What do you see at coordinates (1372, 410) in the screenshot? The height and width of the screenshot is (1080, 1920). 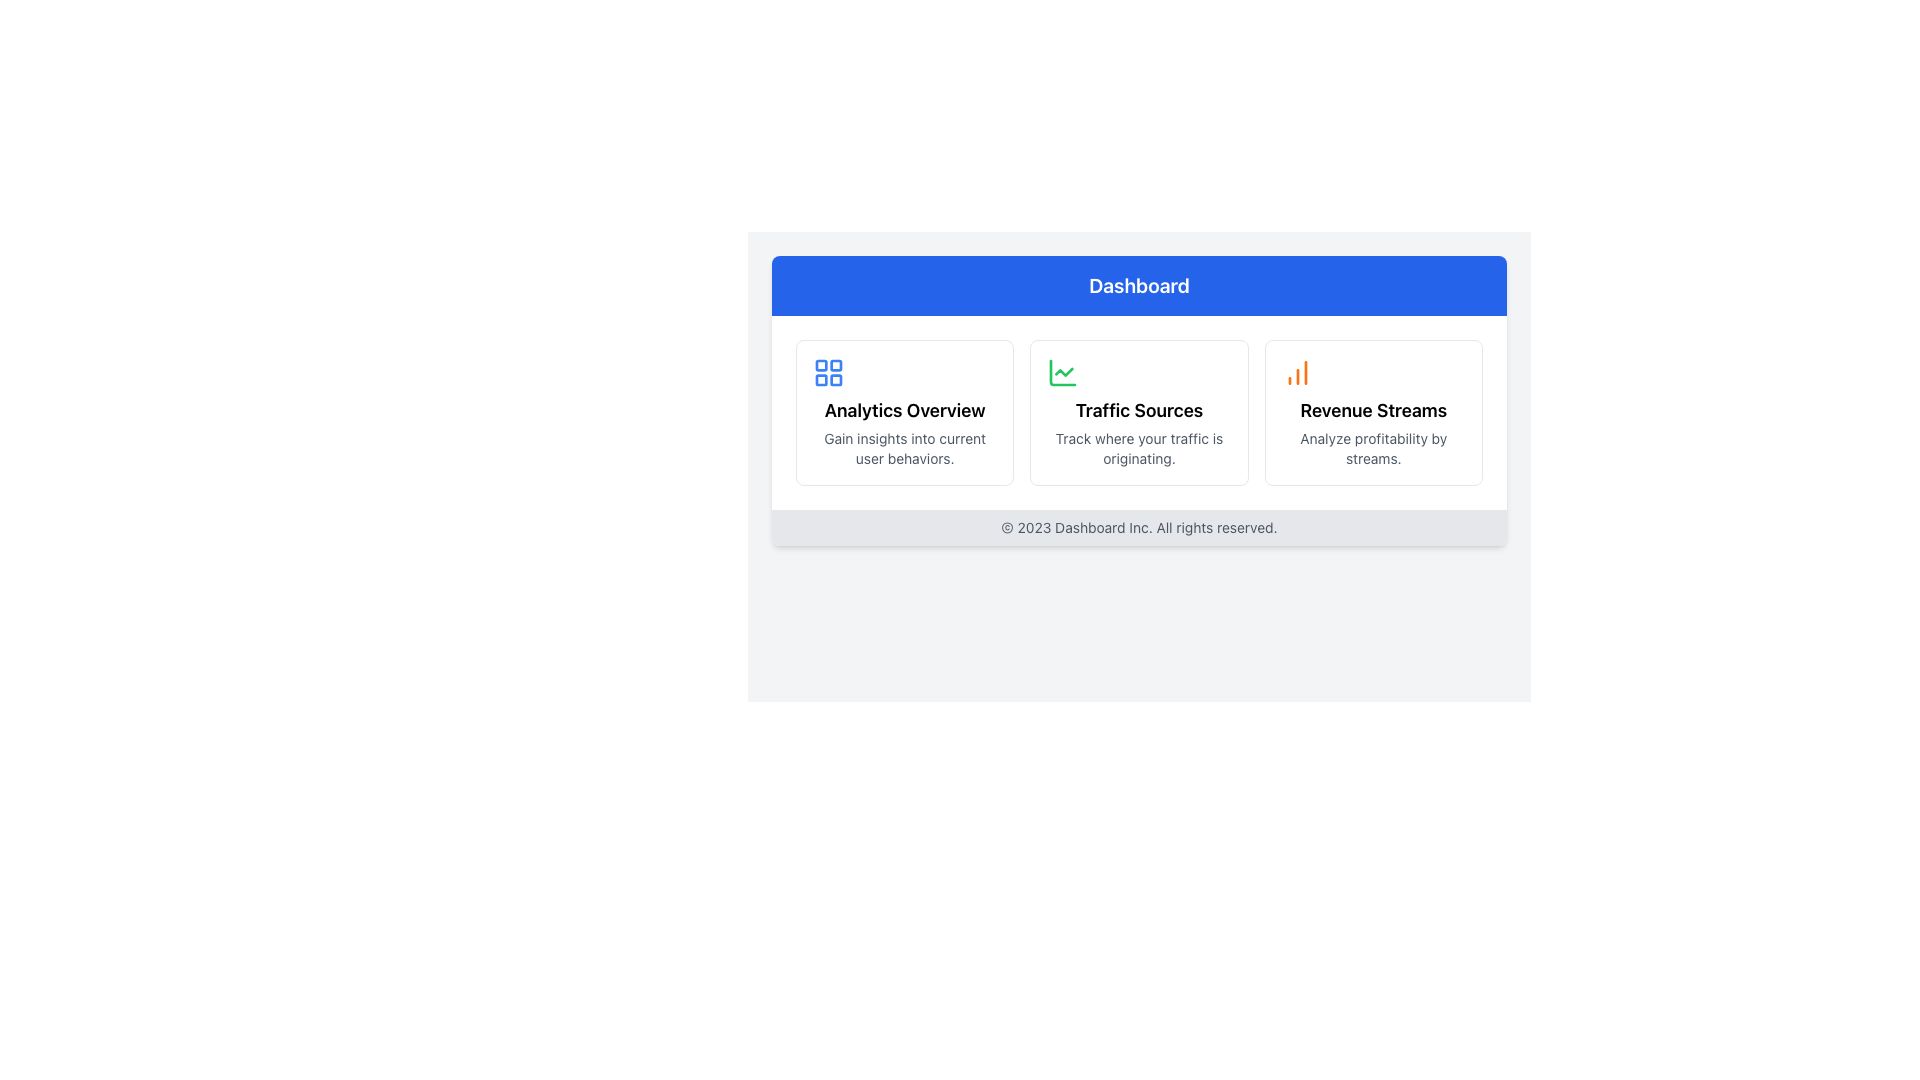 I see `the heading 'Revenue Streams' to focus on it, which is styled in bold and slightly larger font within the third card of three horizontally aligned cards` at bounding box center [1372, 410].